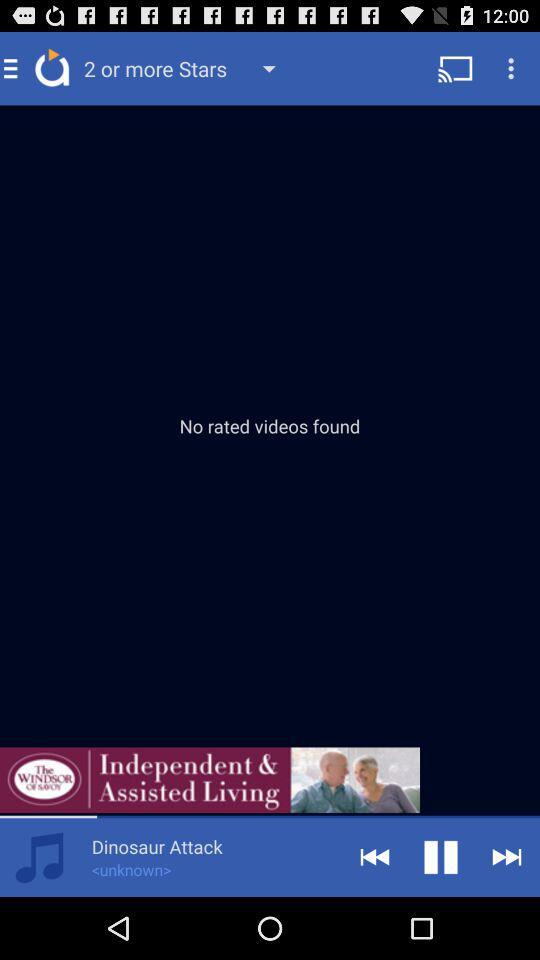  I want to click on the music icon, so click(39, 917).